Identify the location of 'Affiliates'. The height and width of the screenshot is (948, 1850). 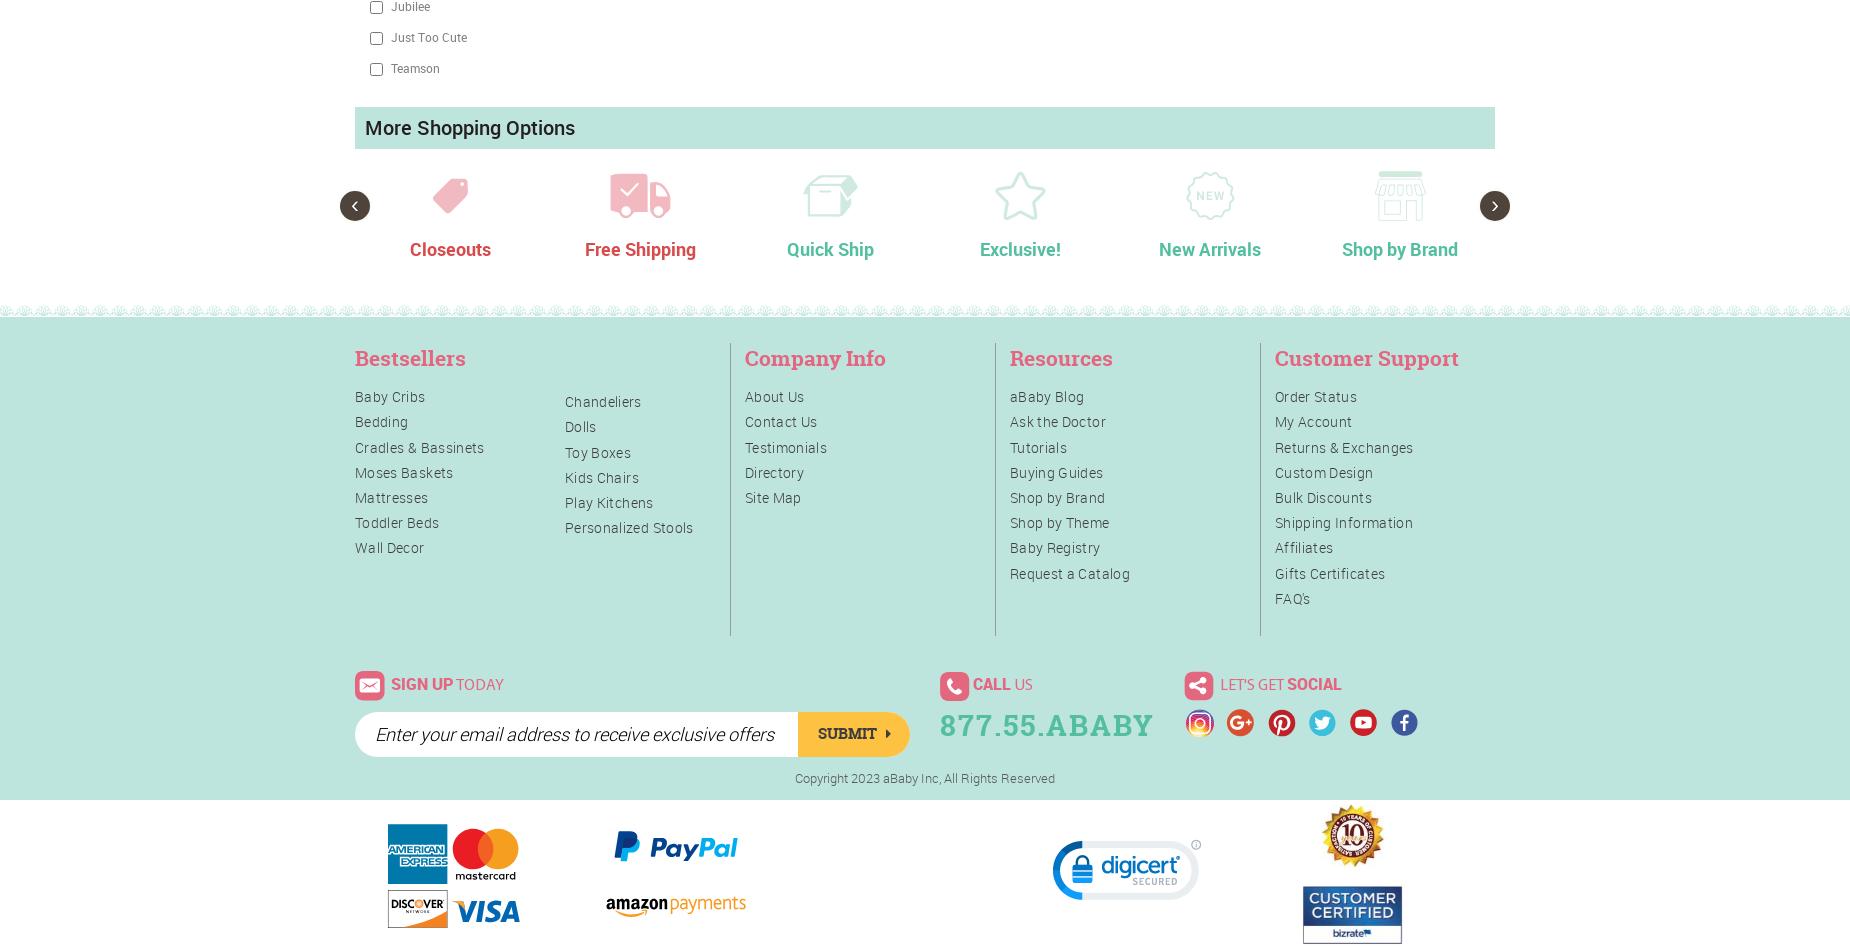
(1302, 547).